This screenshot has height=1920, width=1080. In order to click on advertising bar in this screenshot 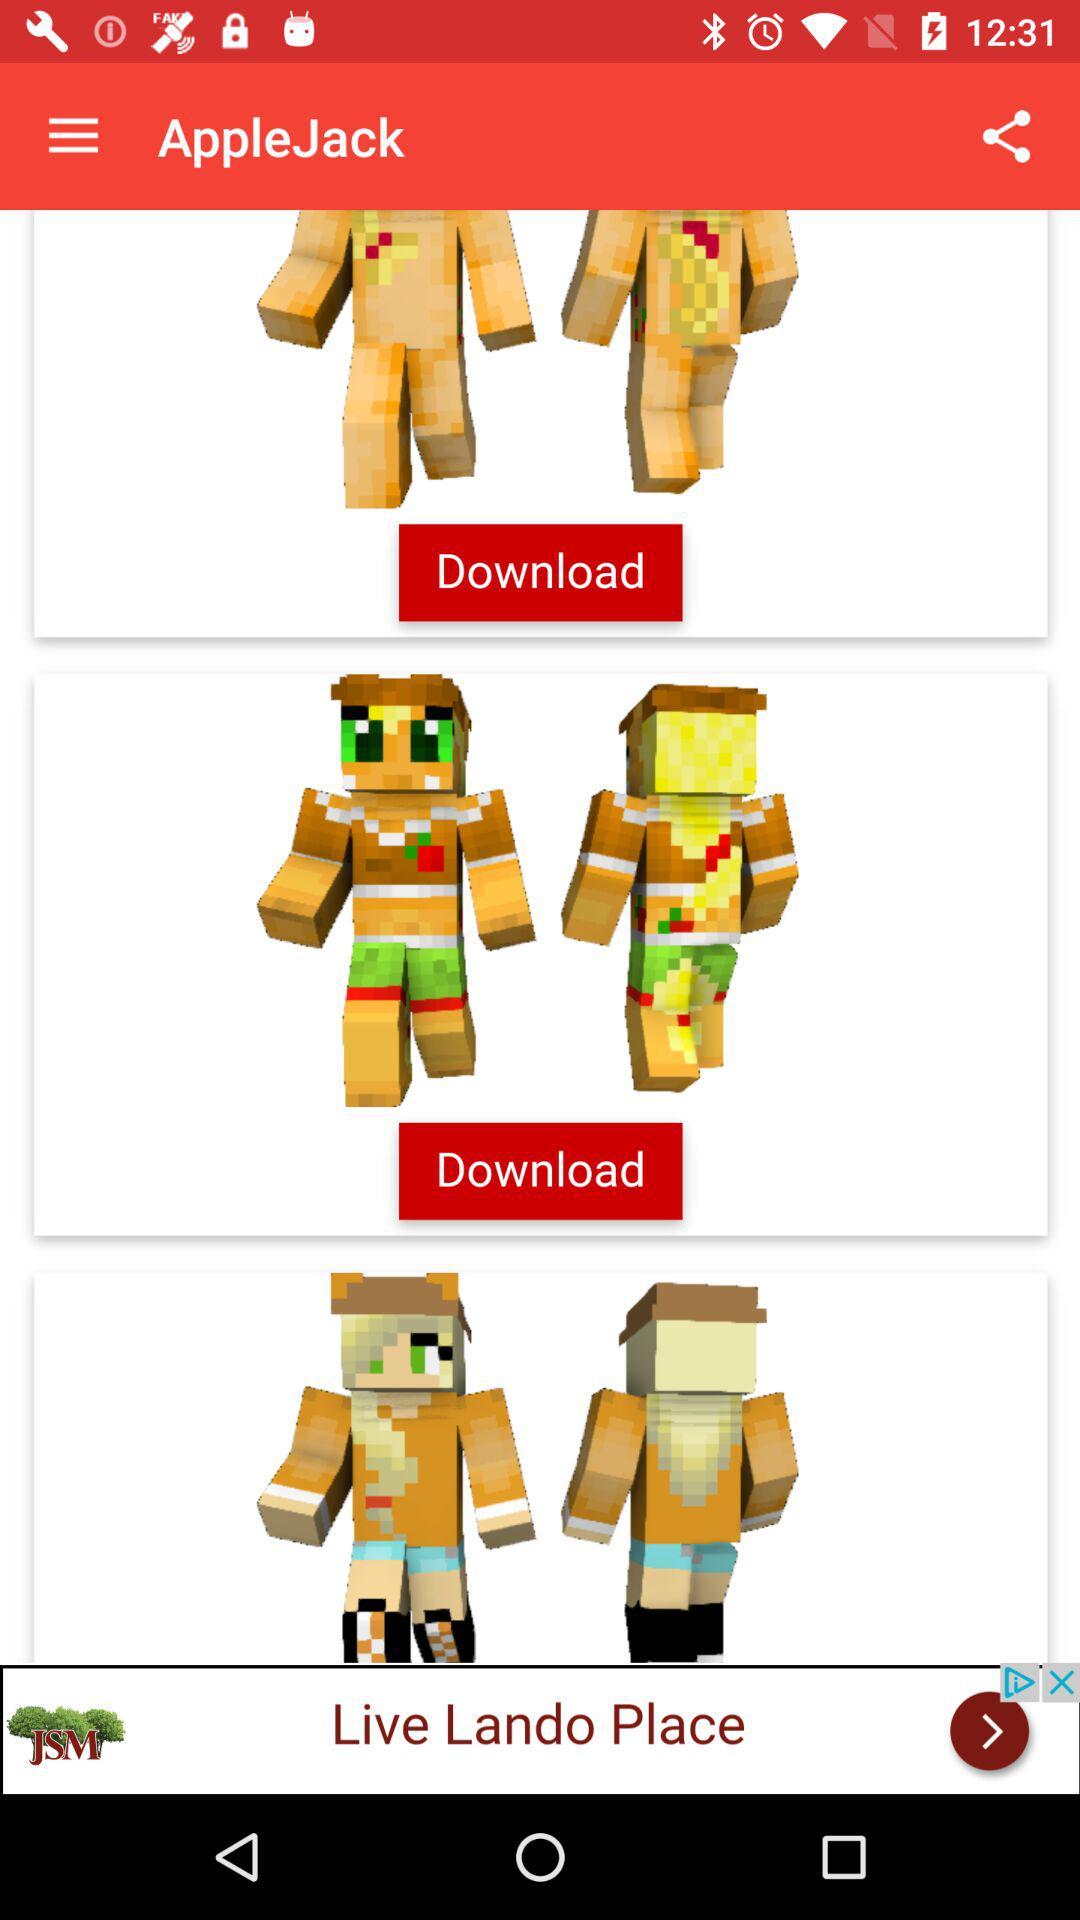, I will do `click(540, 1727)`.